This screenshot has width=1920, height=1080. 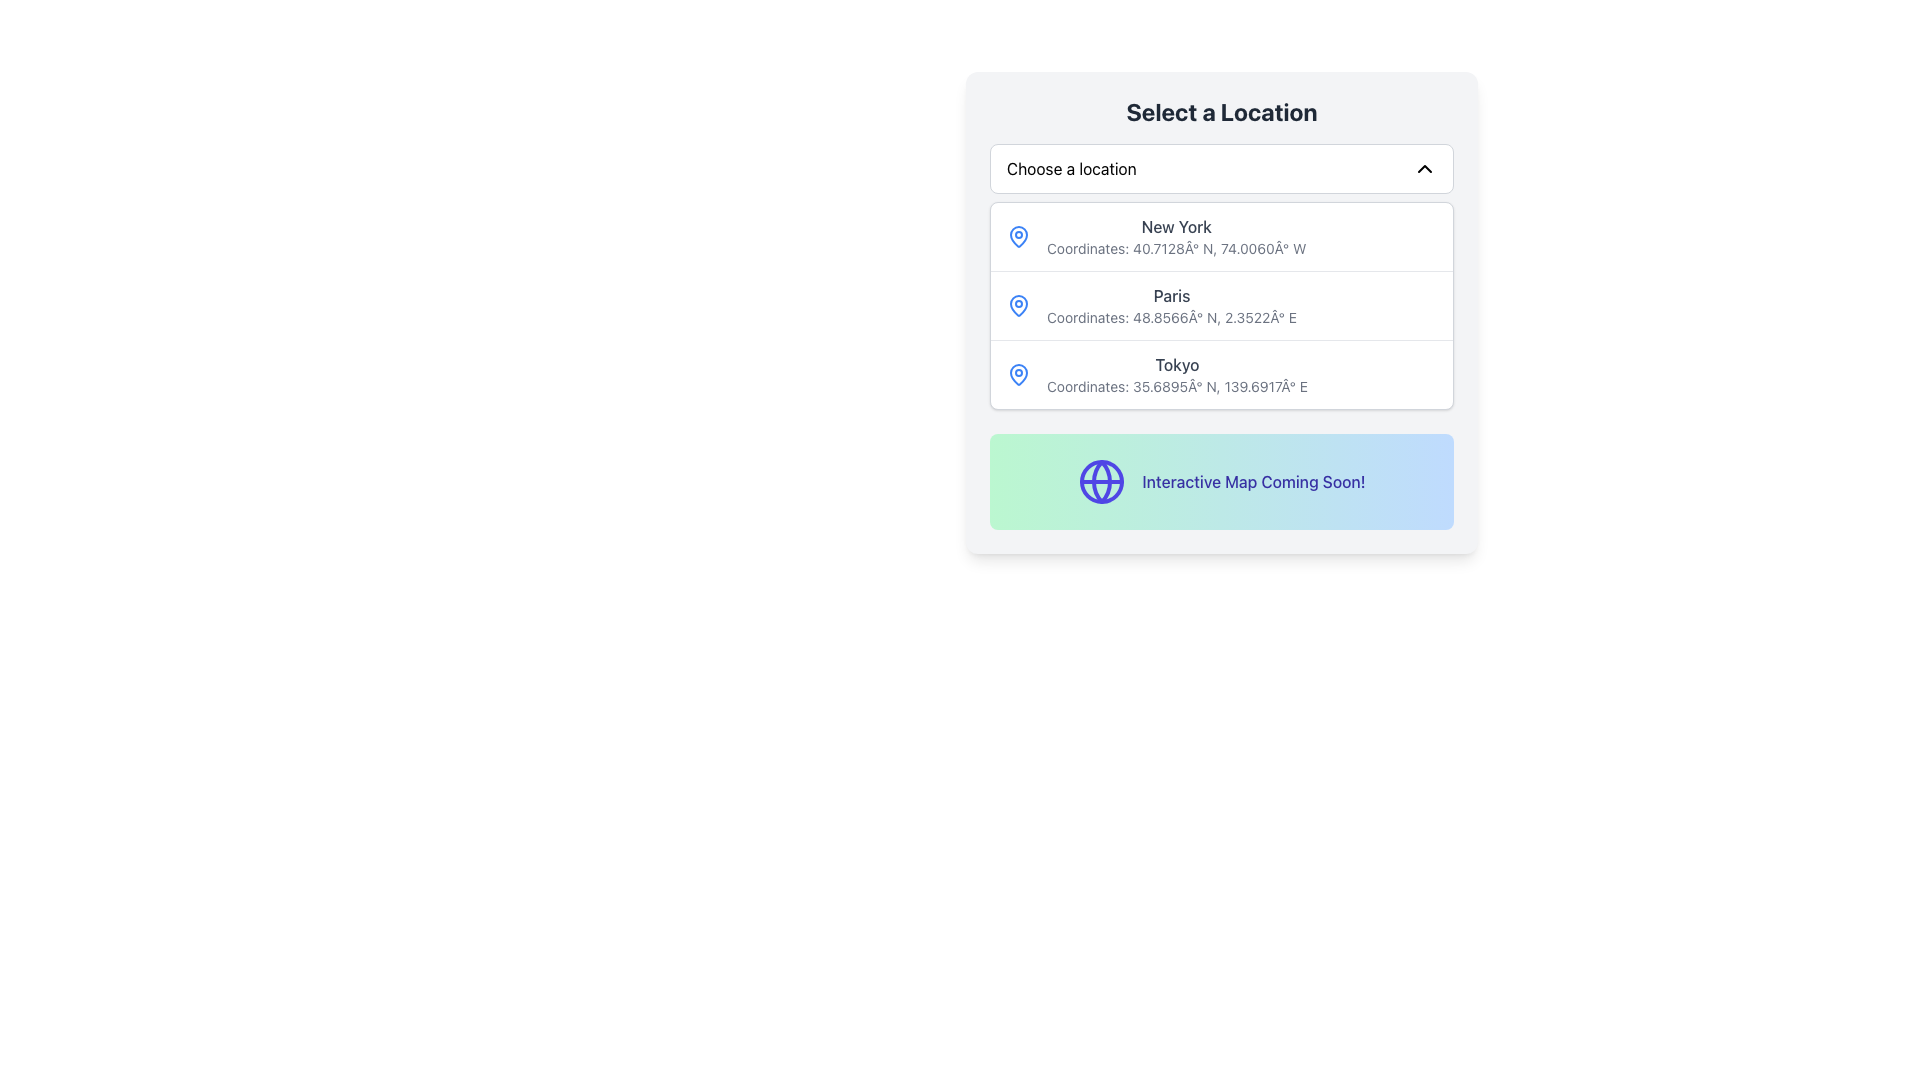 What do you see at coordinates (1177, 386) in the screenshot?
I see `the text element displaying 'Coordinates: 35.6895° N, 139.6917° E', which is styled with a smaller font size and gray color, located below the title 'Tokyo' in the list of locations` at bounding box center [1177, 386].